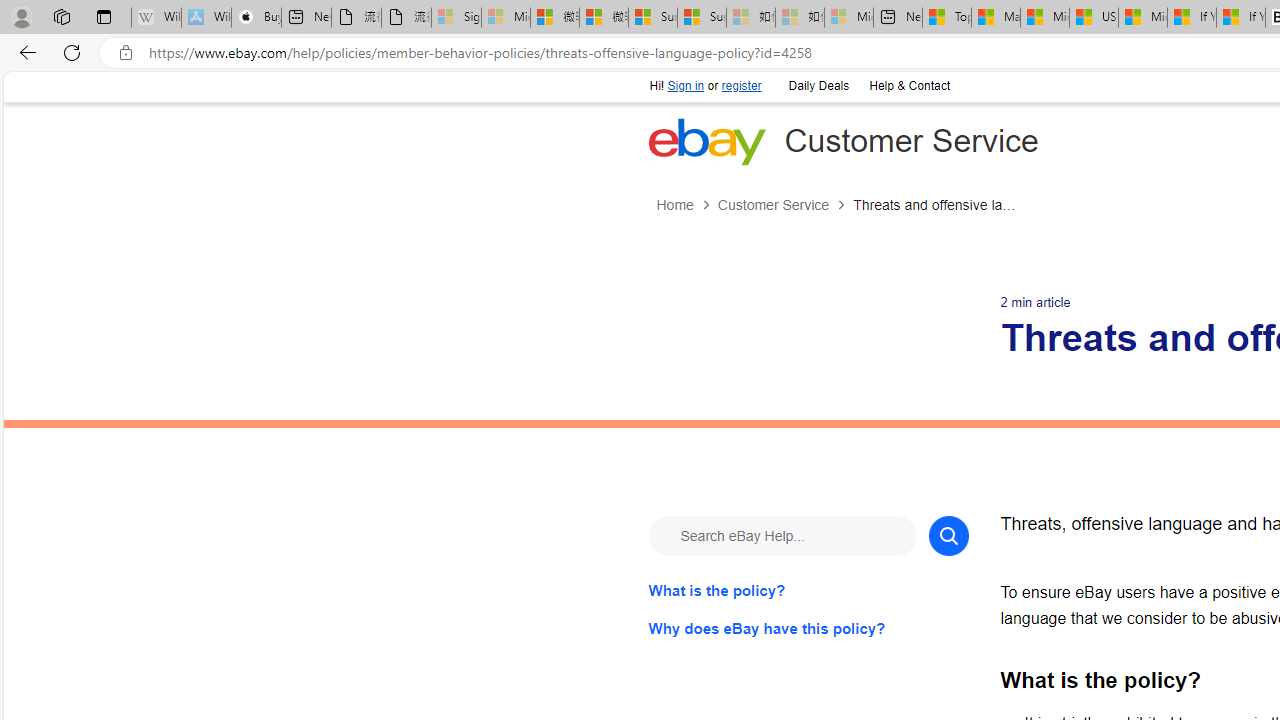 This screenshot has height=720, width=1280. I want to click on 'Customer Service', so click(784, 205).